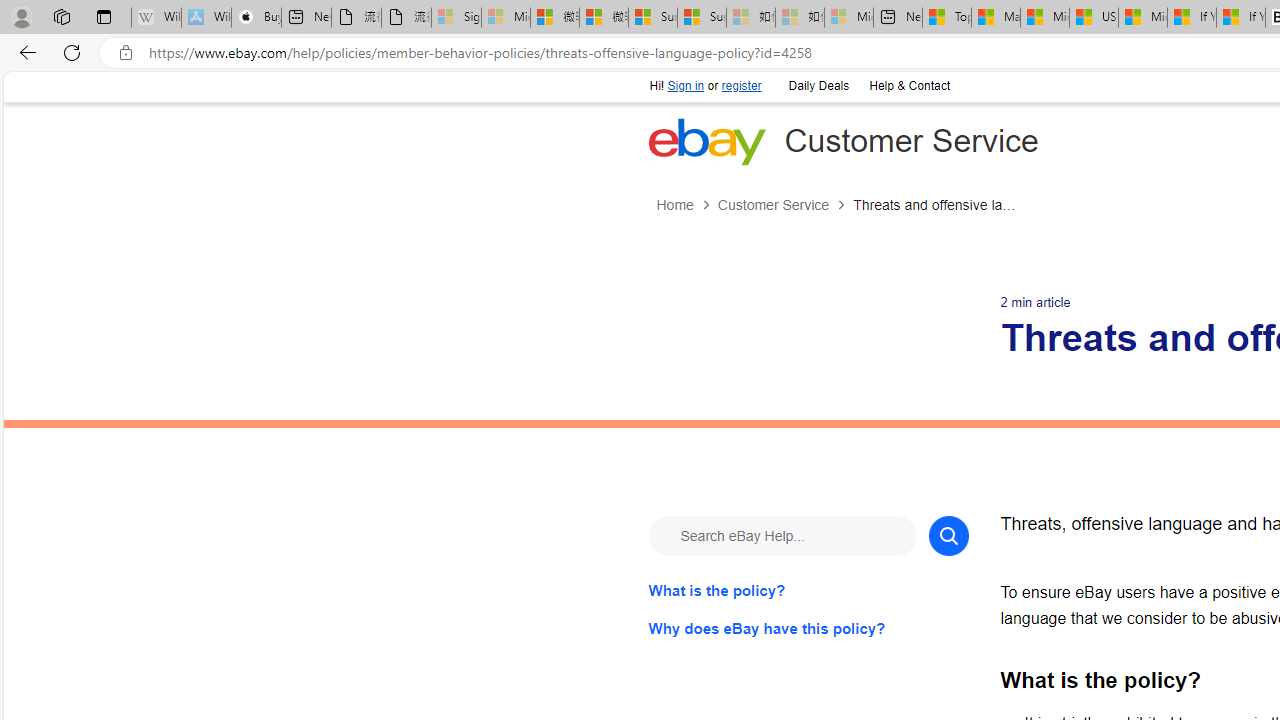 This screenshot has height=720, width=1280. I want to click on 'Customer Service', so click(784, 205).